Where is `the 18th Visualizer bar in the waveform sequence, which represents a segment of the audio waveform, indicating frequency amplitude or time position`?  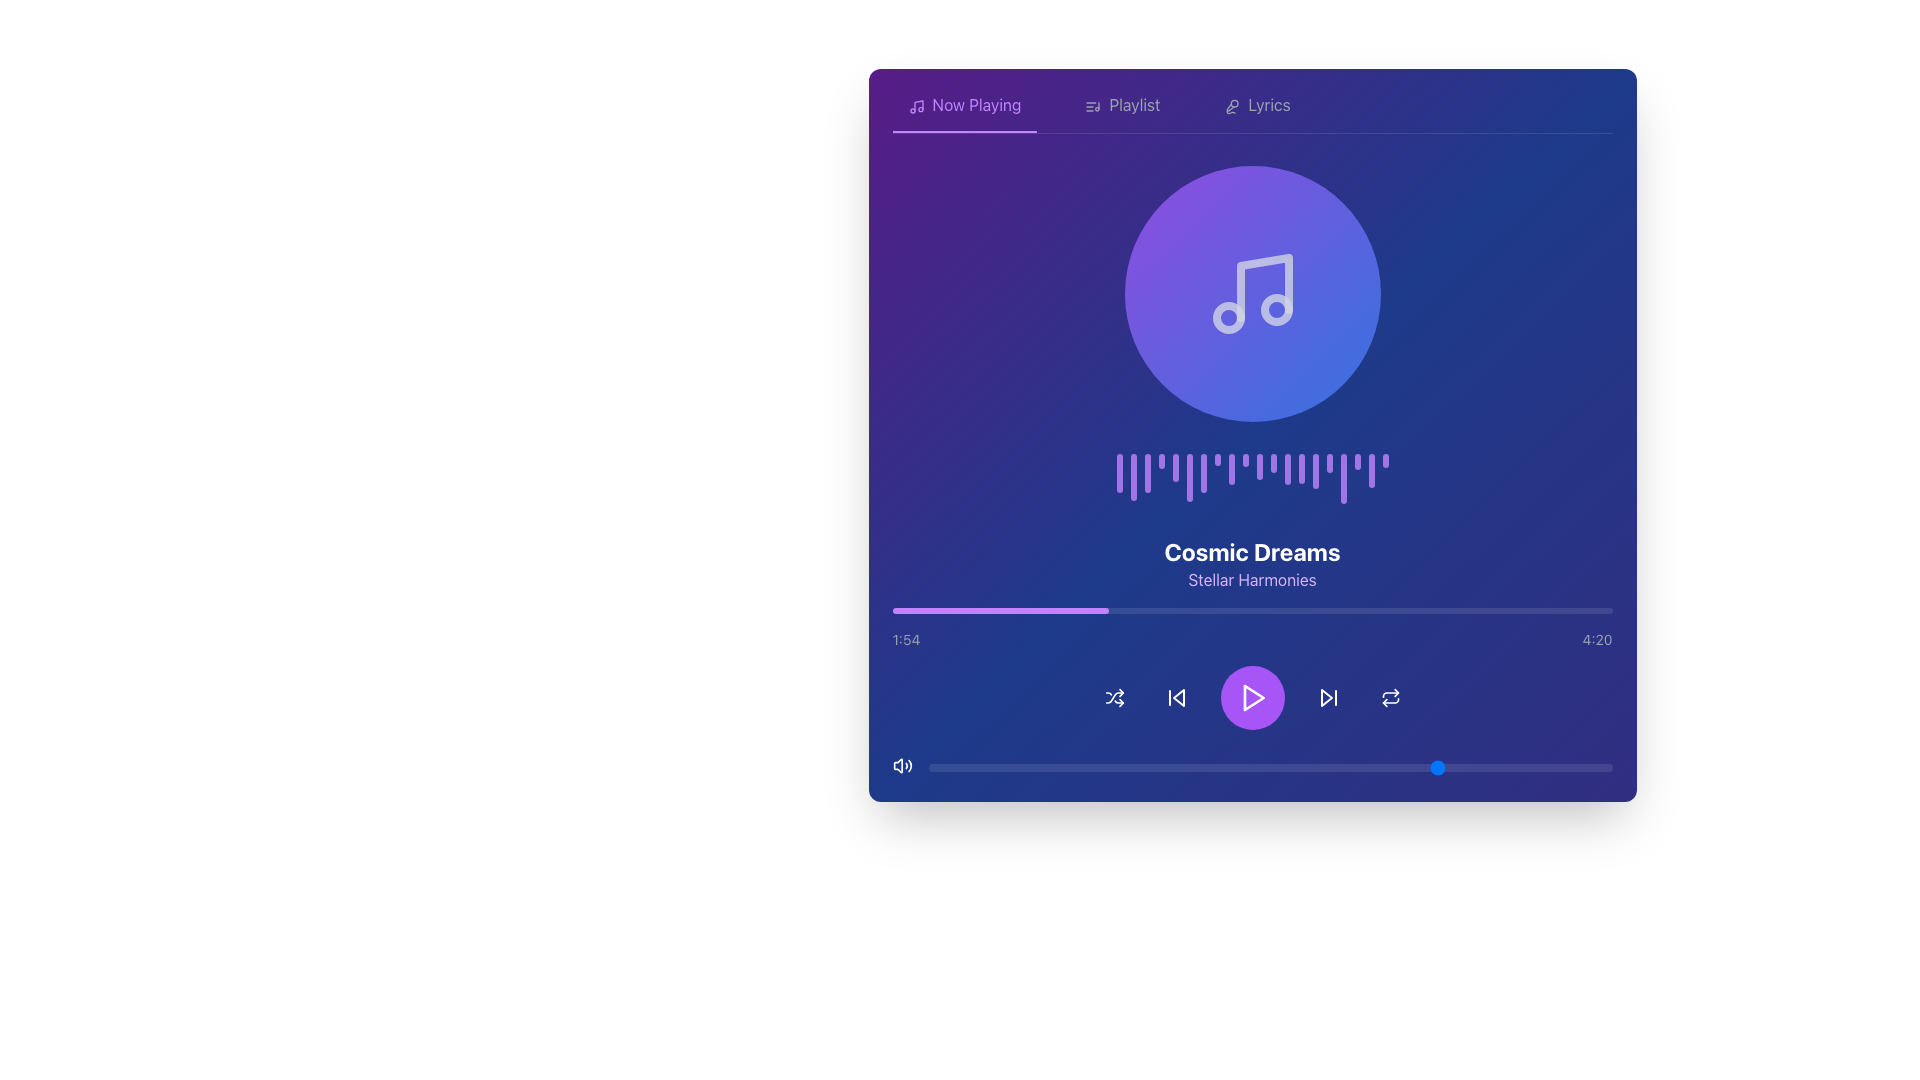
the 18th Visualizer bar in the waveform sequence, which represents a segment of the audio waveform, indicating frequency amplitude or time position is located at coordinates (1343, 478).